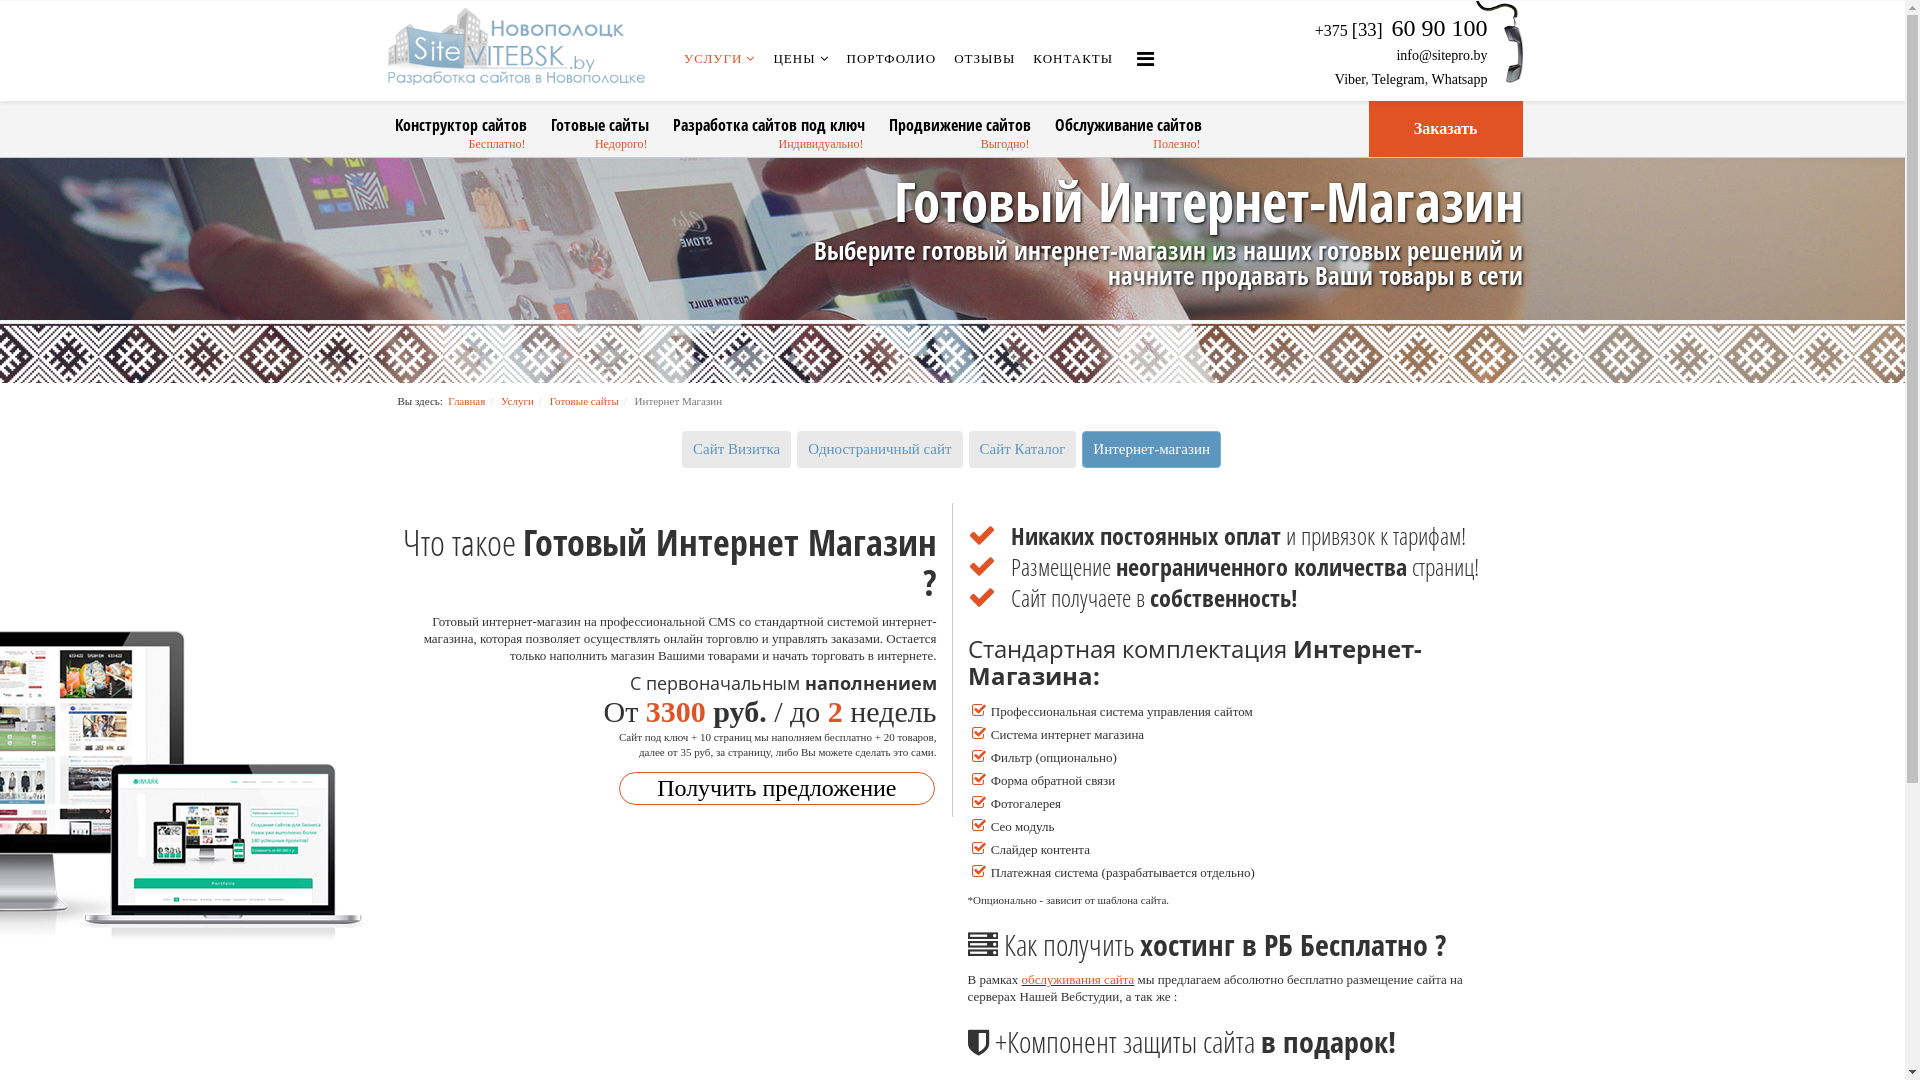 This screenshot has width=1920, height=1080. I want to click on '+375 [33]  60 90 100', so click(1400, 30).